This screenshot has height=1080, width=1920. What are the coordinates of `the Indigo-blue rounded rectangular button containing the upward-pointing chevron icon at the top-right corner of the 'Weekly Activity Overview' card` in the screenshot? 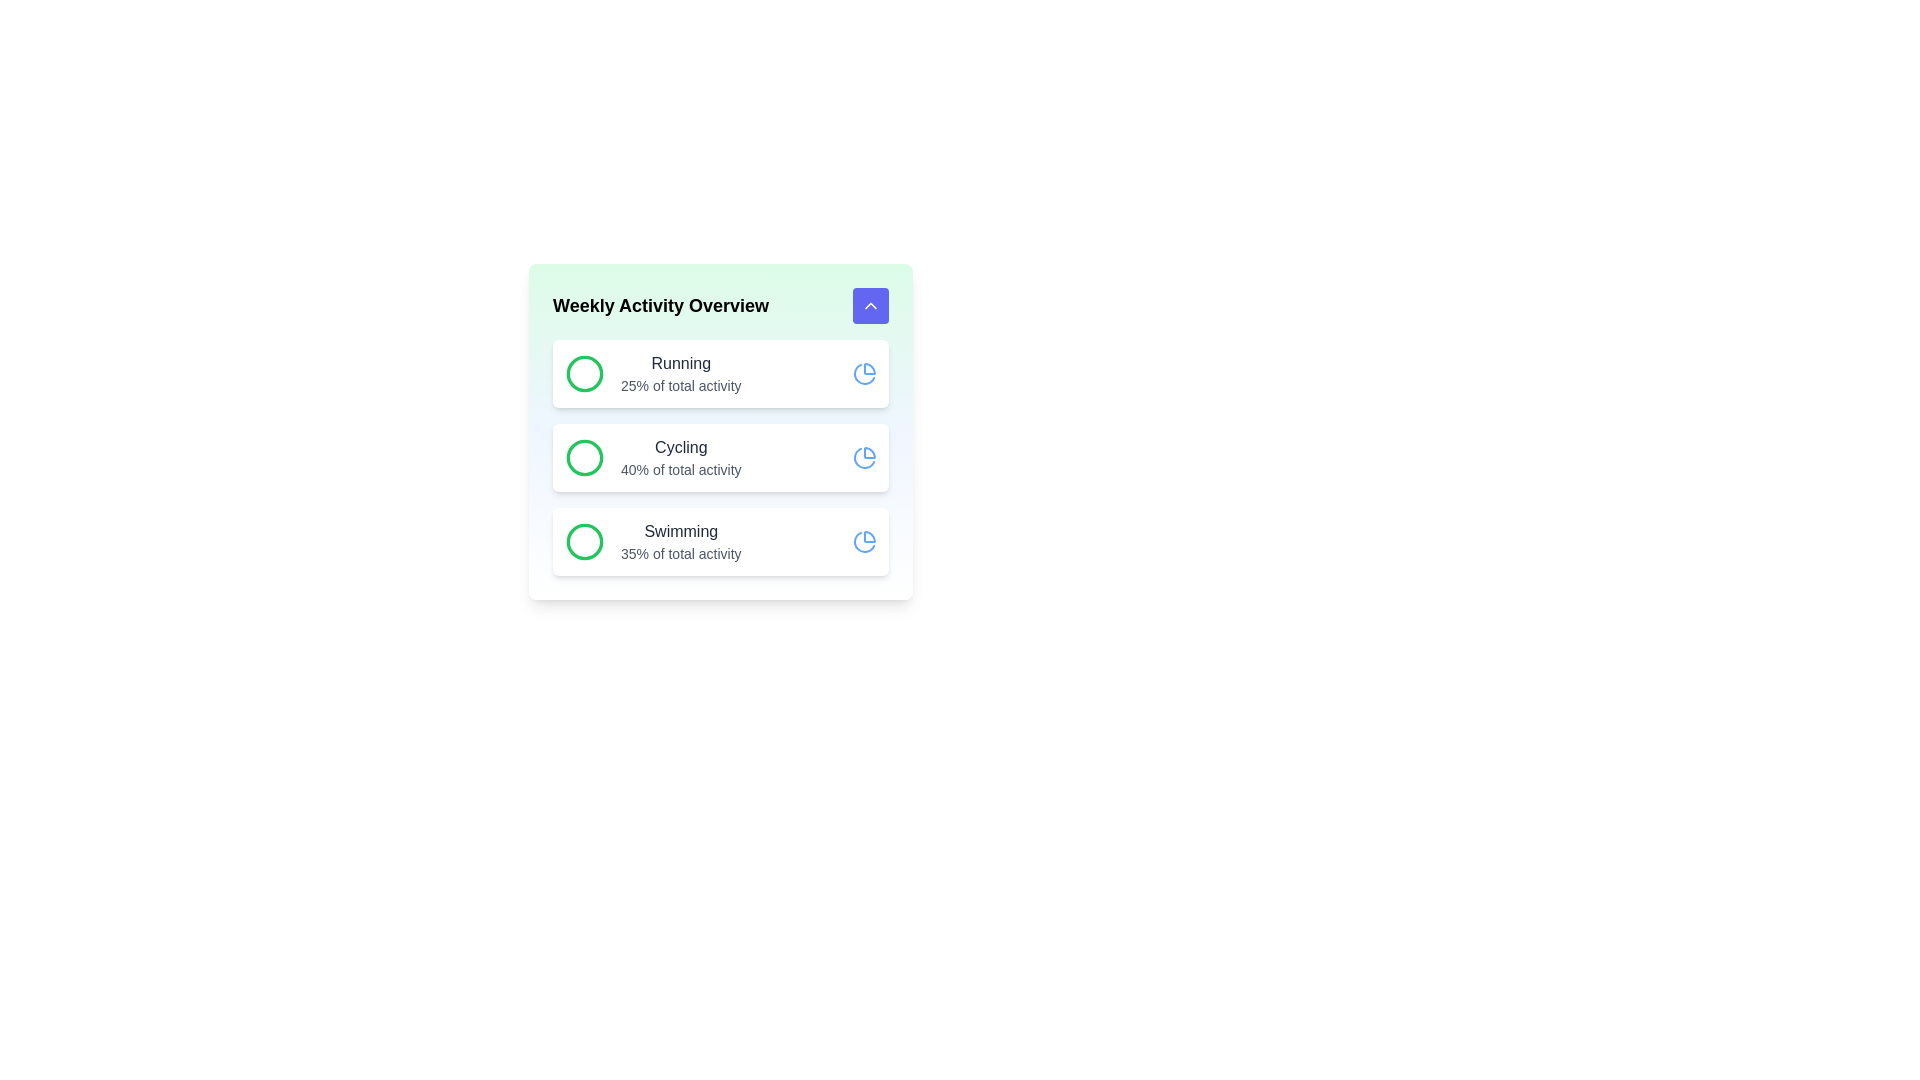 It's located at (870, 305).